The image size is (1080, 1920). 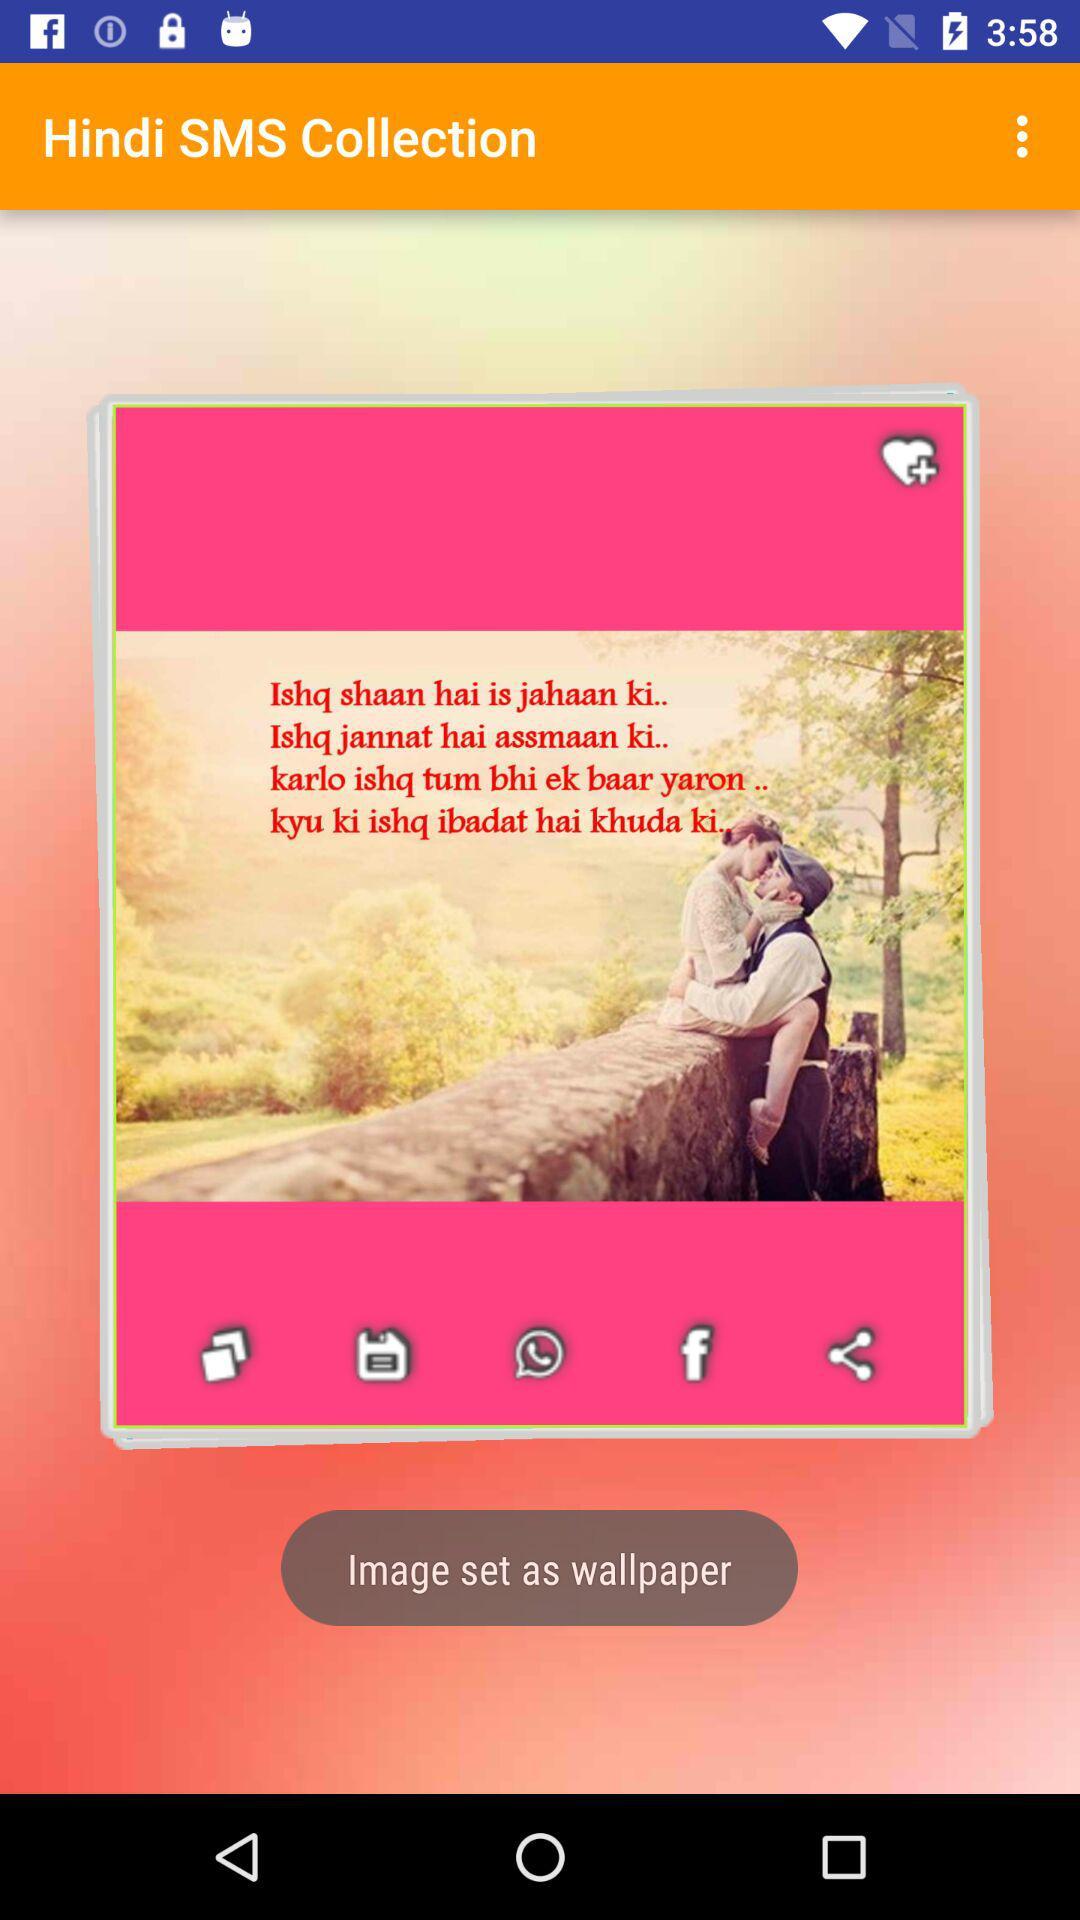 What do you see at coordinates (853, 1354) in the screenshot?
I see `the share icon` at bounding box center [853, 1354].